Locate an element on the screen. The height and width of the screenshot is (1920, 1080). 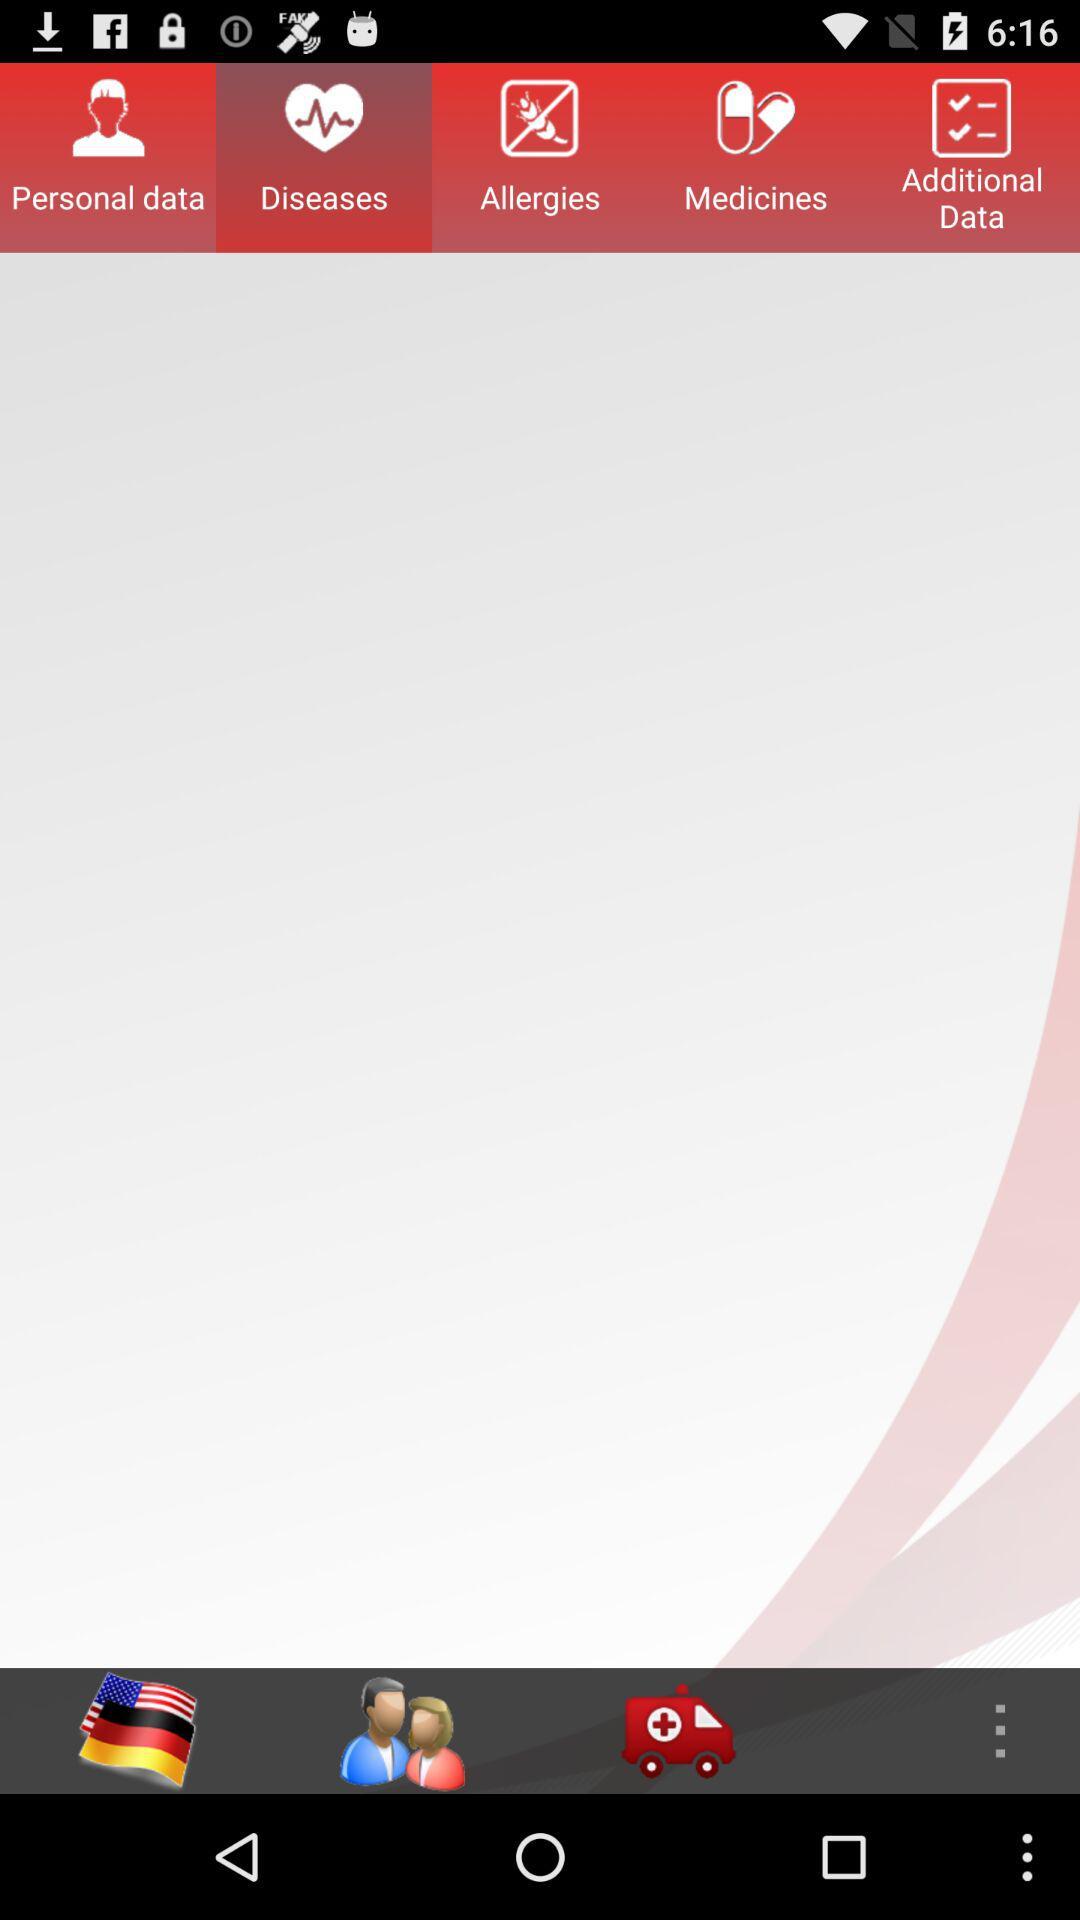
the icon to the right of allergies icon is located at coordinates (756, 156).